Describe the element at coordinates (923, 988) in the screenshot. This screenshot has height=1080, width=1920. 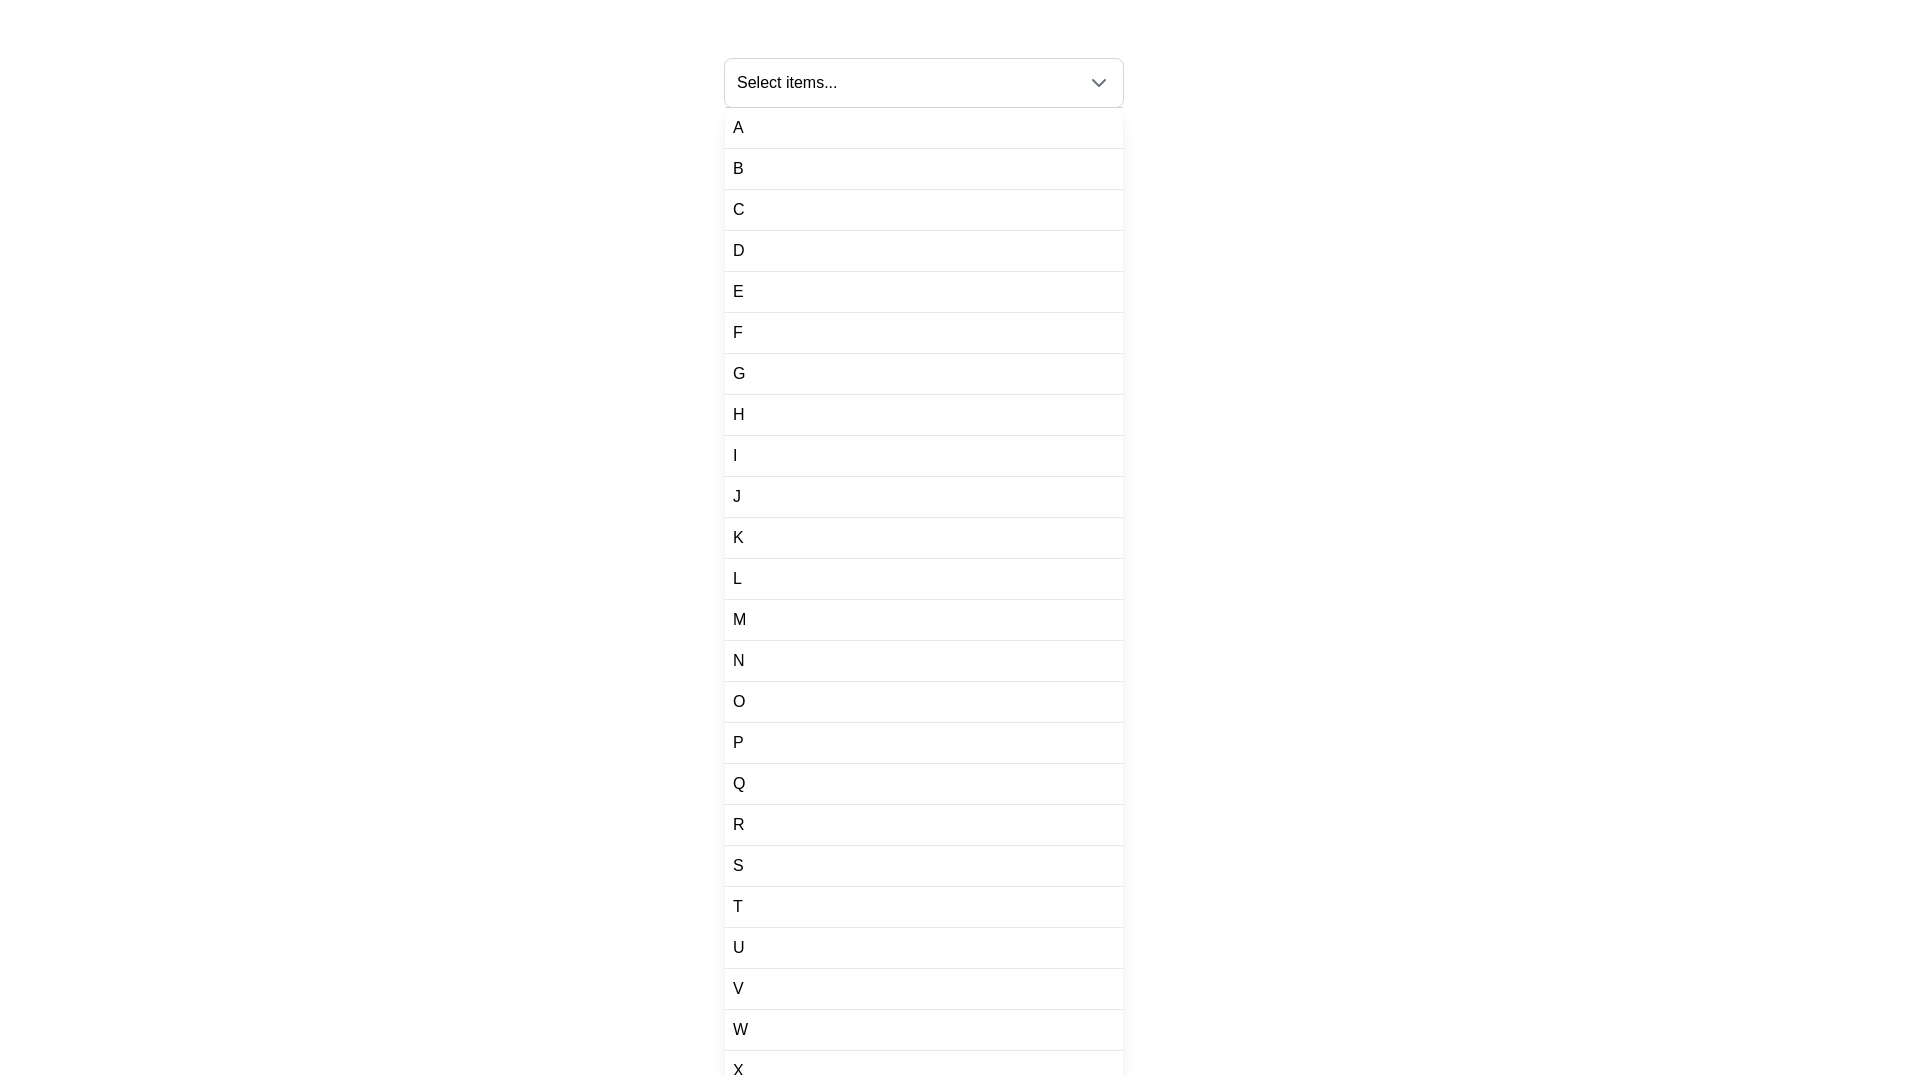
I see `the selectable list item located at the 22nd position in the vertical list, which is positioned between 'U' and 'W'` at that location.